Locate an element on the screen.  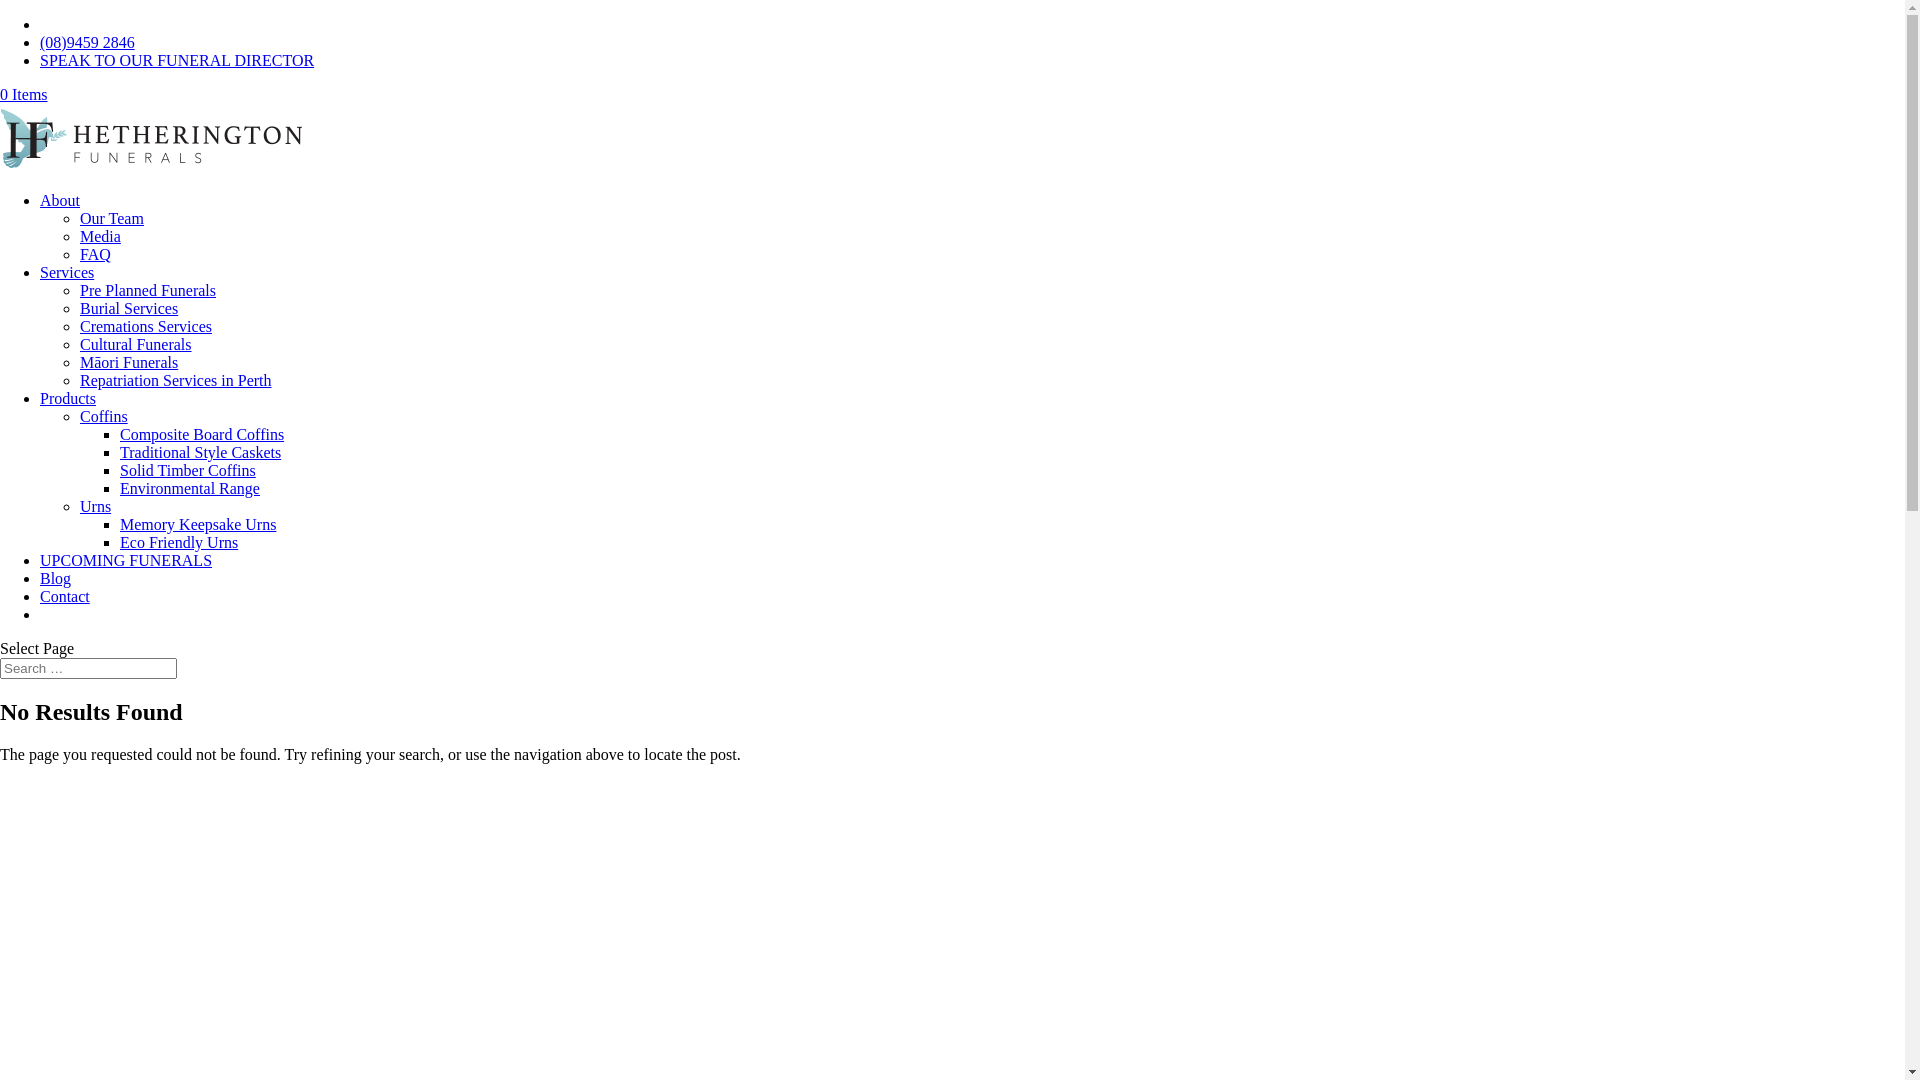
'Memory Keepsake Urns' is located at coordinates (197, 523).